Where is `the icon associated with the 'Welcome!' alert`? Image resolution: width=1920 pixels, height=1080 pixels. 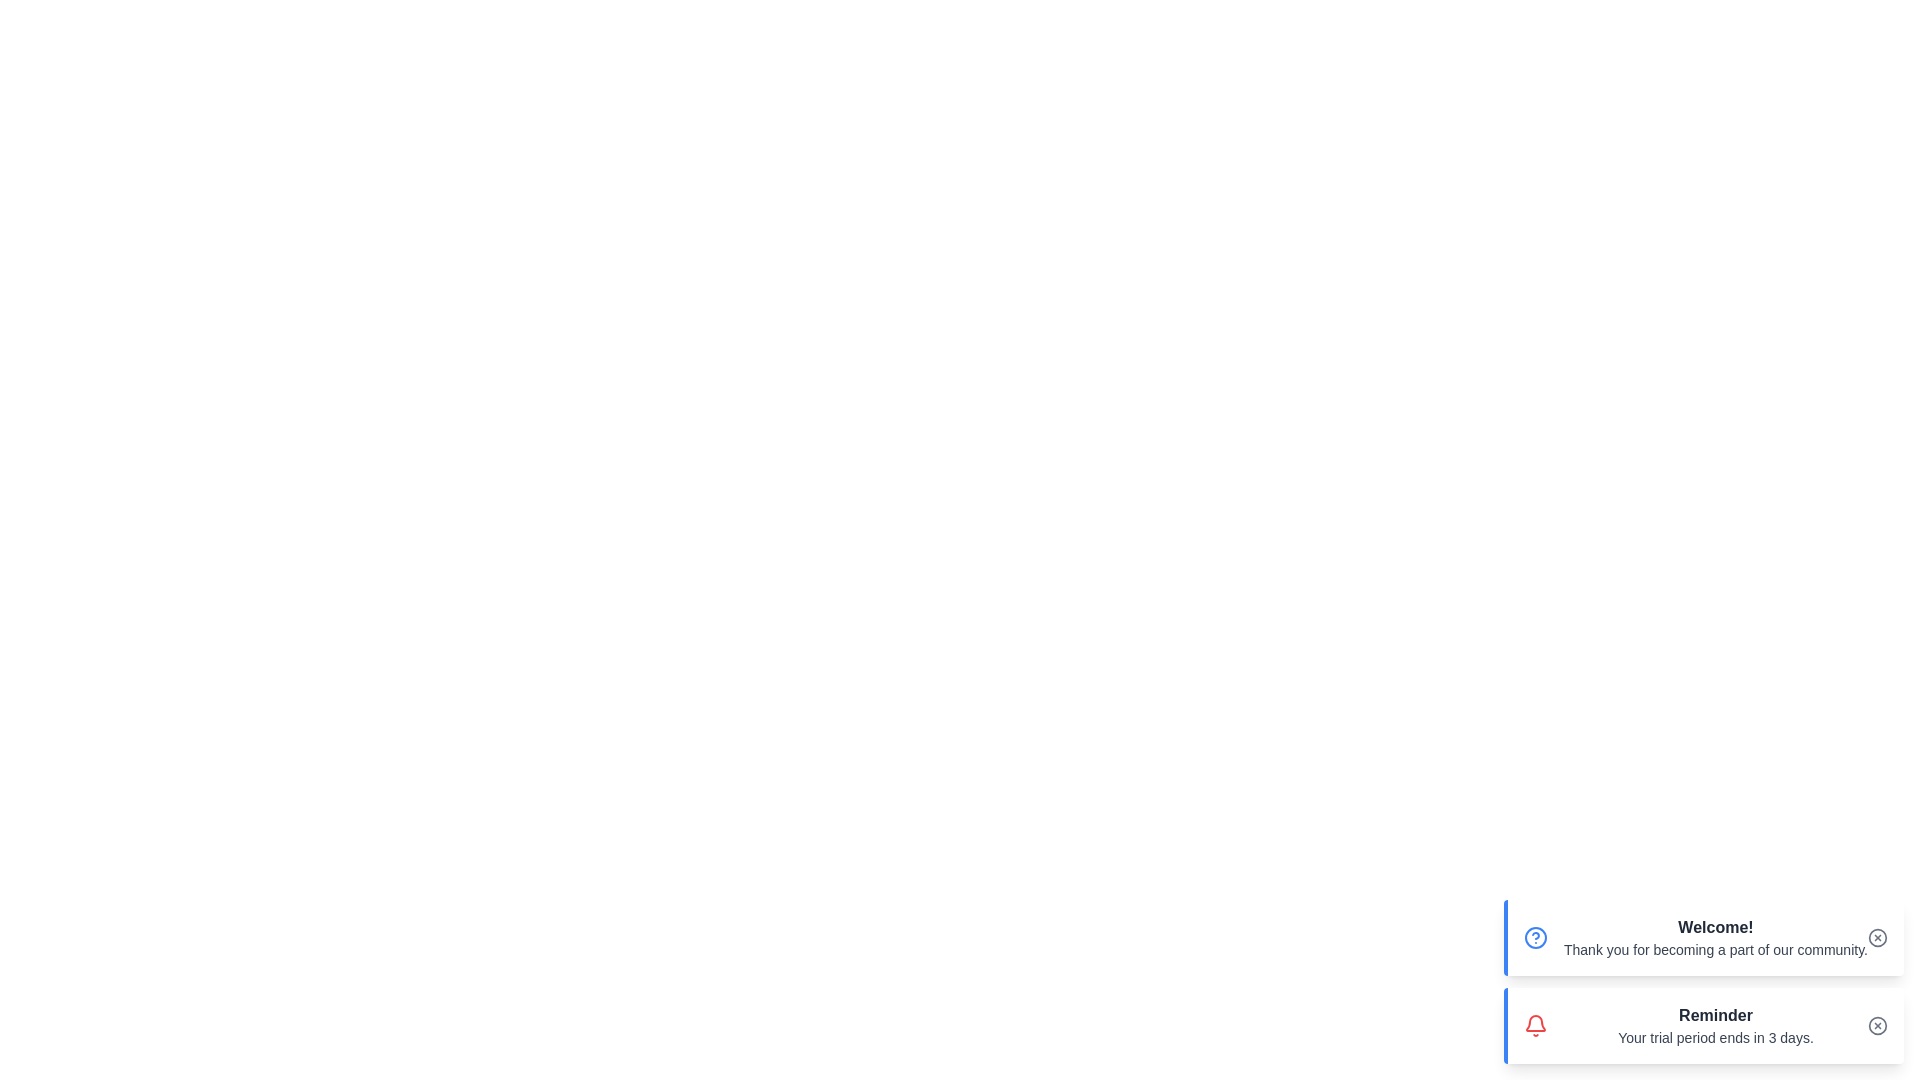
the icon associated with the 'Welcome!' alert is located at coordinates (1535, 937).